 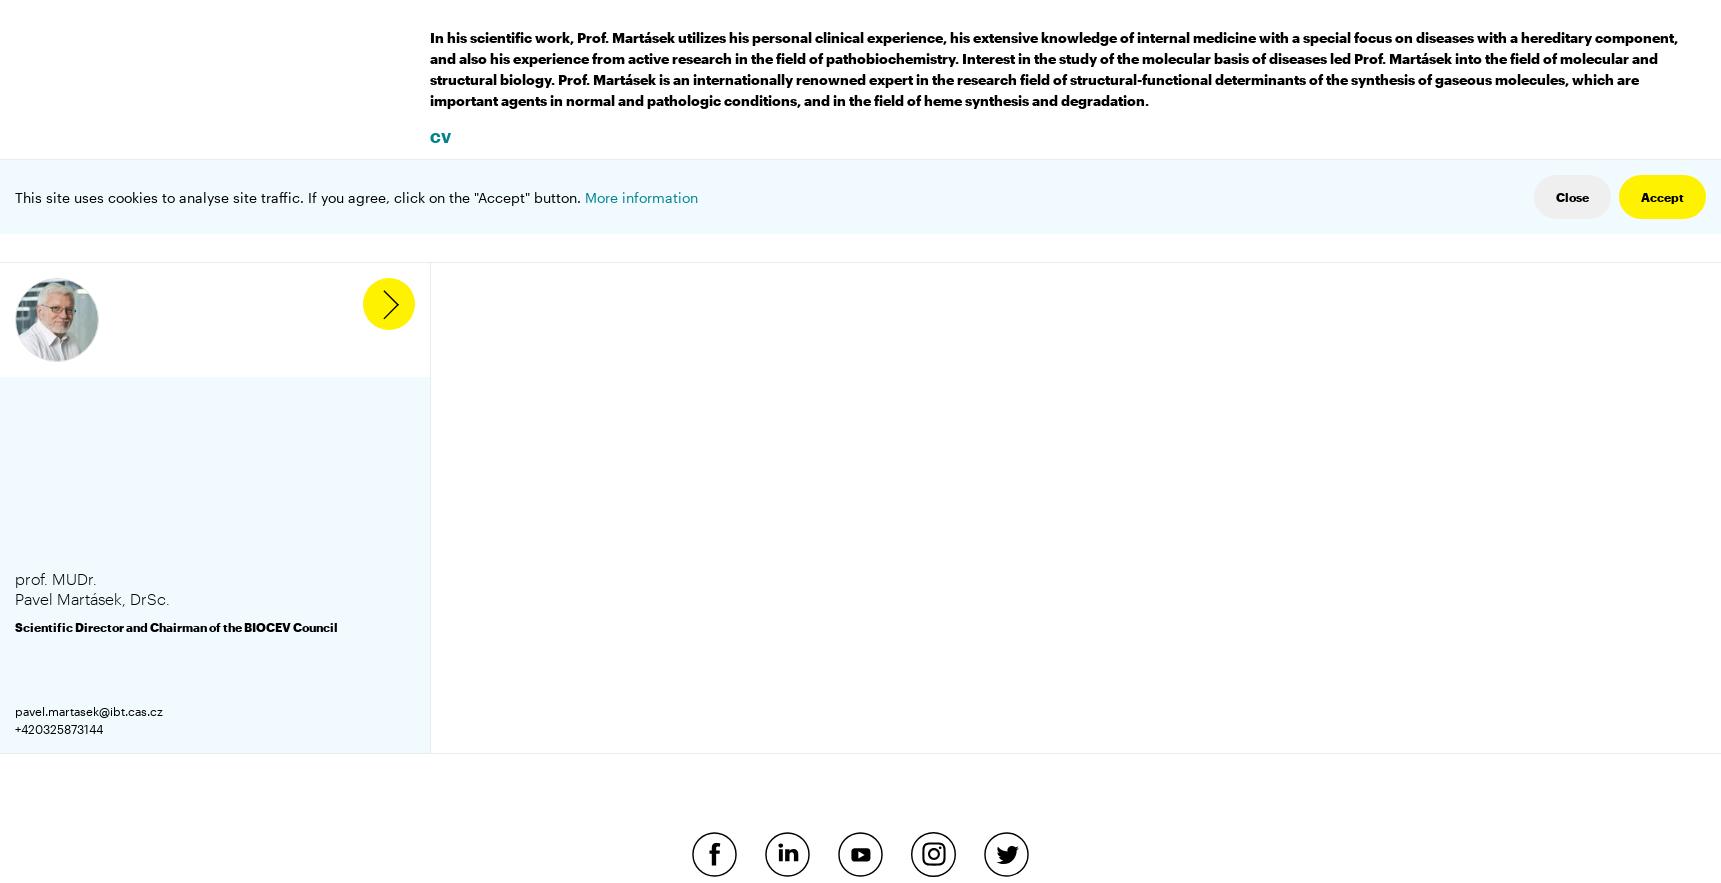 I want to click on 'prof. MUDr.', so click(x=54, y=577).